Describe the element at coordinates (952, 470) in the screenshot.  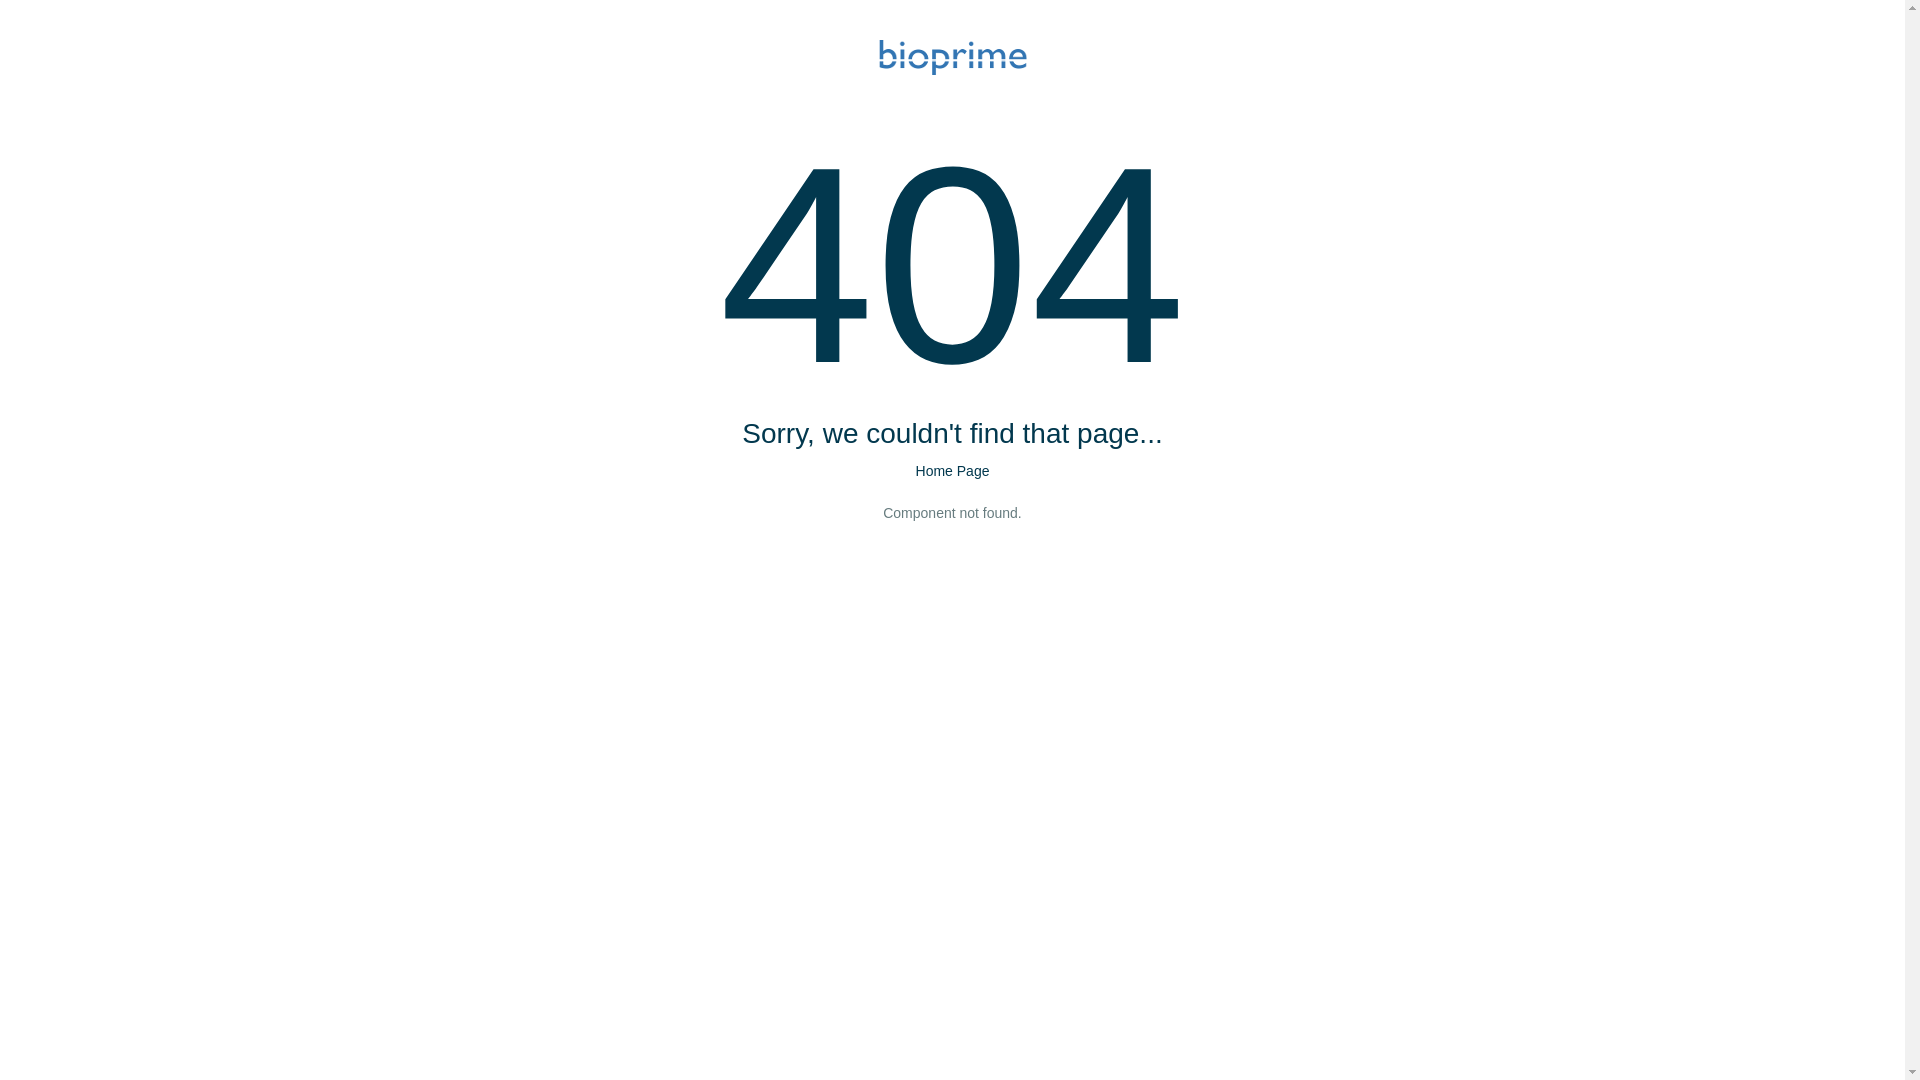
I see `'Home Page'` at that location.